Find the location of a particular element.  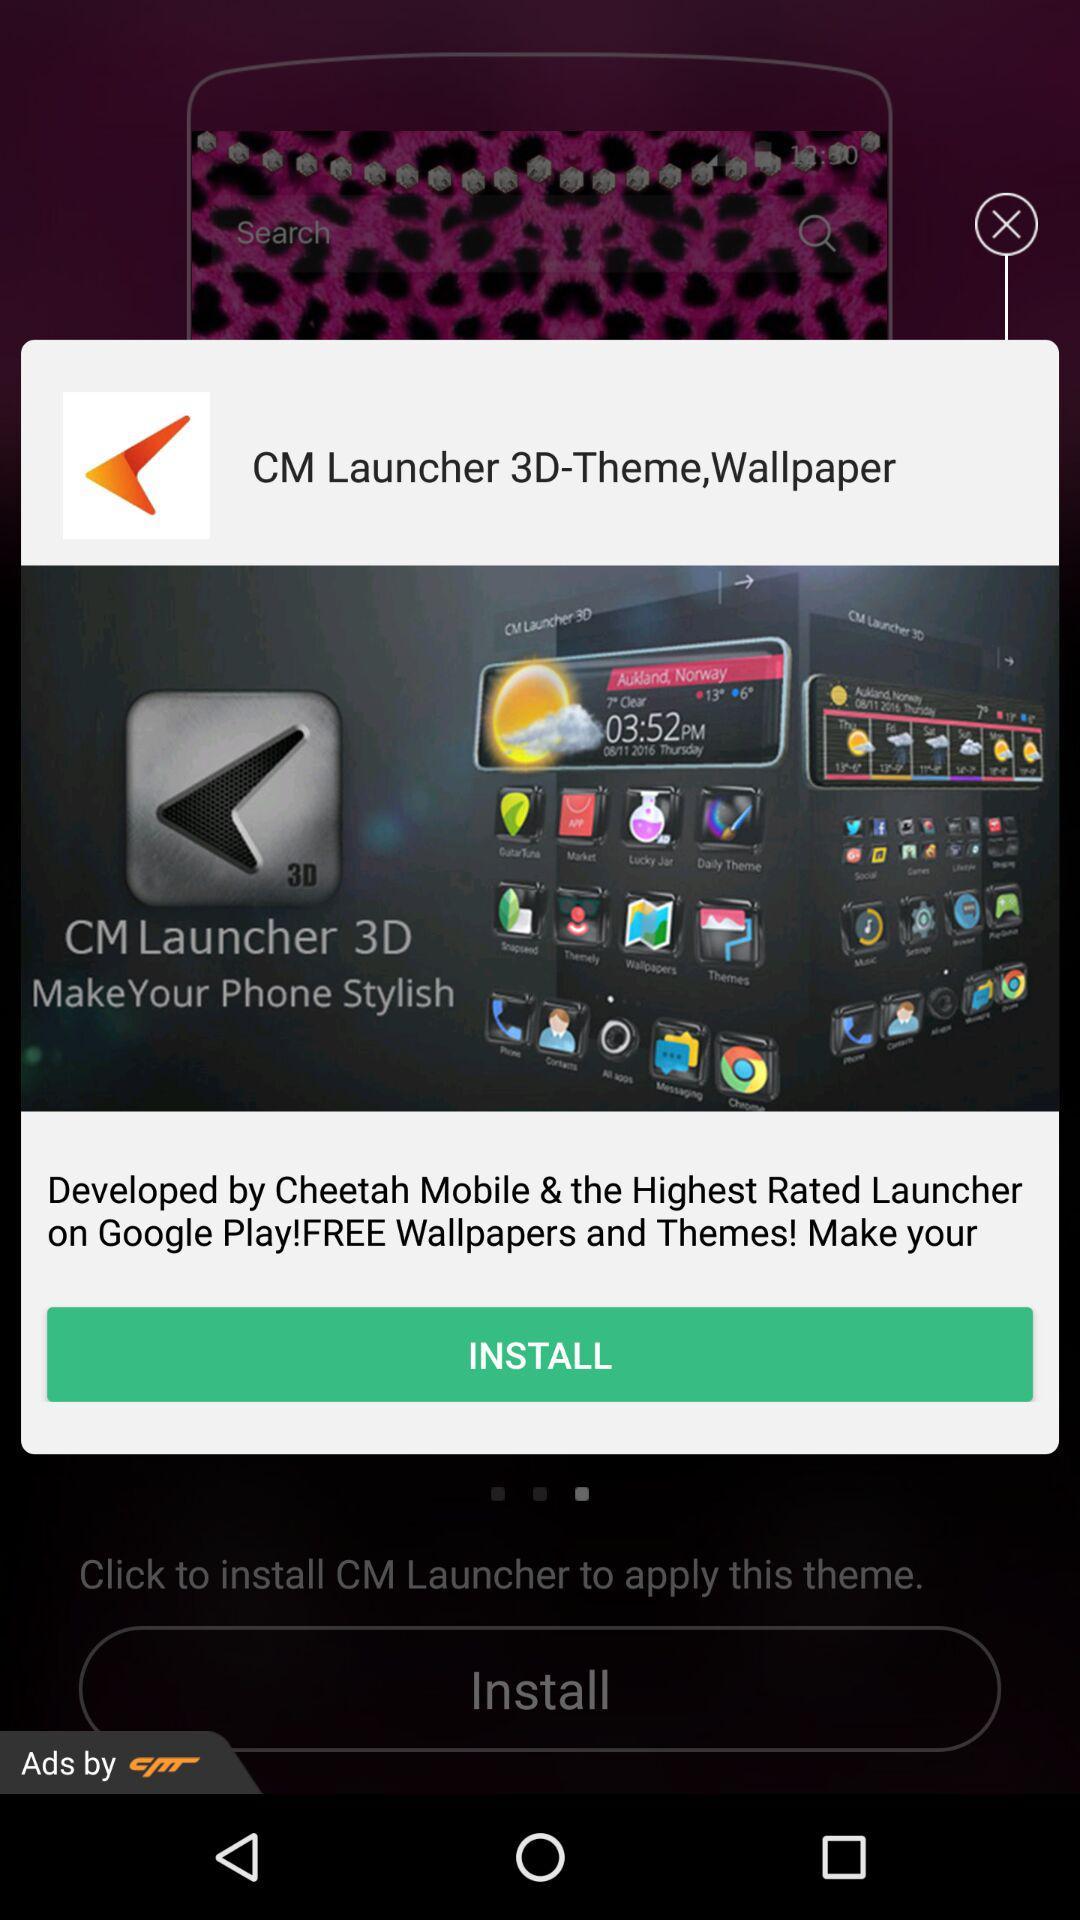

download it is located at coordinates (135, 464).